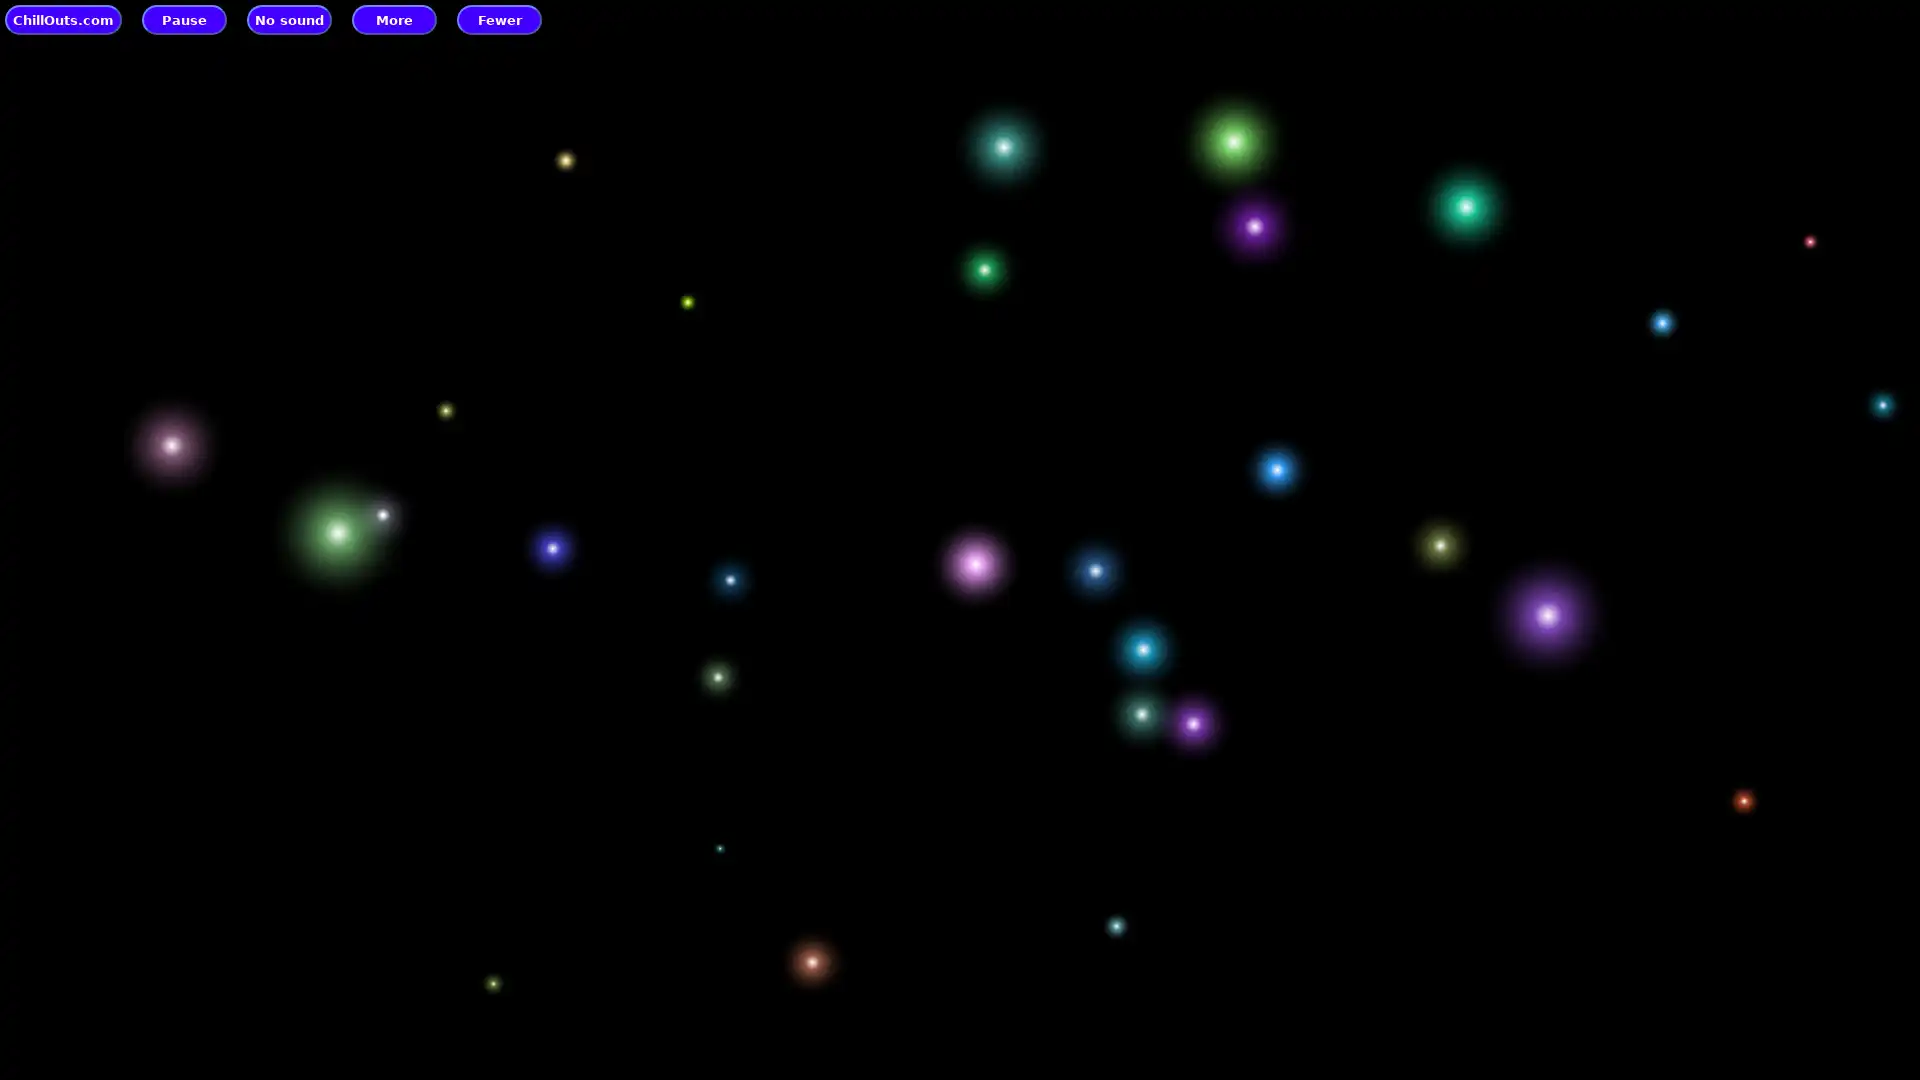 This screenshot has width=1920, height=1080. What do you see at coordinates (288, 19) in the screenshot?
I see `No sound` at bounding box center [288, 19].